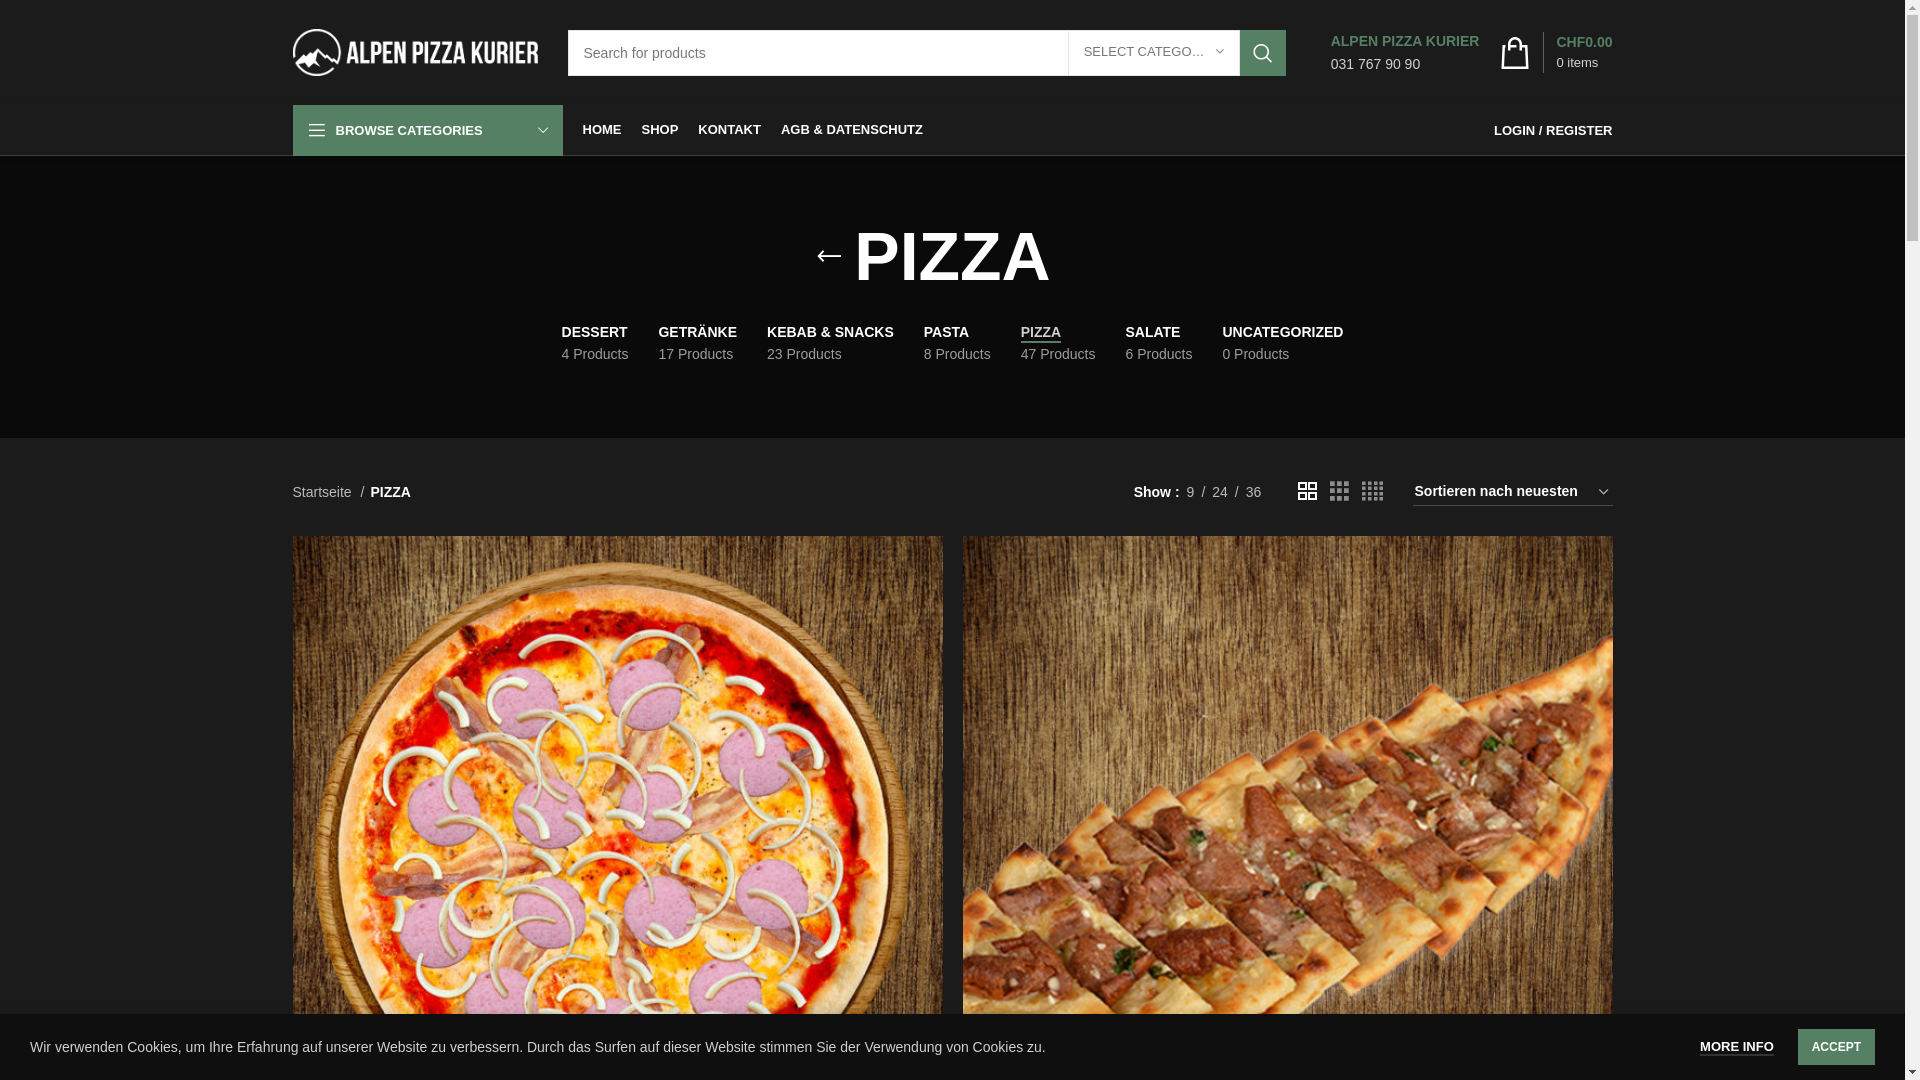 Image resolution: width=1920 pixels, height=1080 pixels. What do you see at coordinates (1252, 492) in the screenshot?
I see `'36'` at bounding box center [1252, 492].